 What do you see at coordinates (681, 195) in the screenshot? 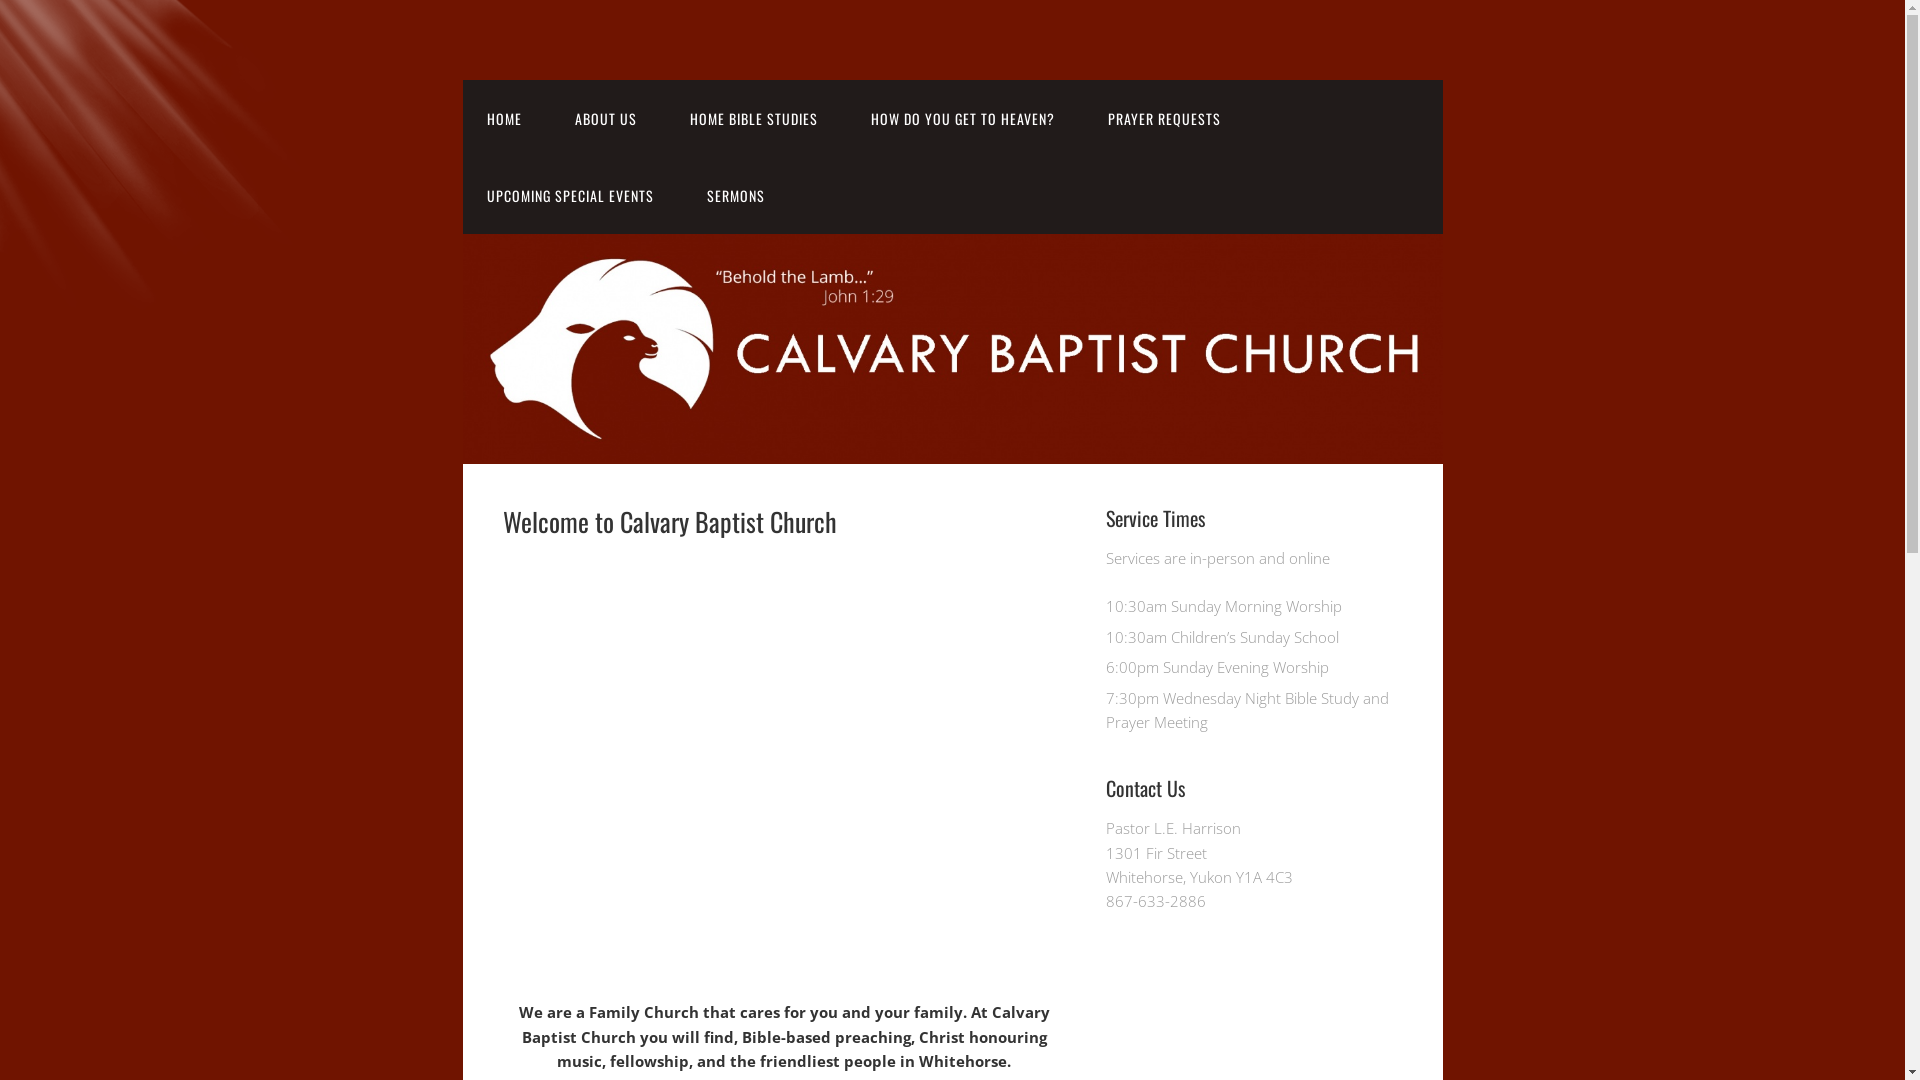
I see `'SERMONS'` at bounding box center [681, 195].